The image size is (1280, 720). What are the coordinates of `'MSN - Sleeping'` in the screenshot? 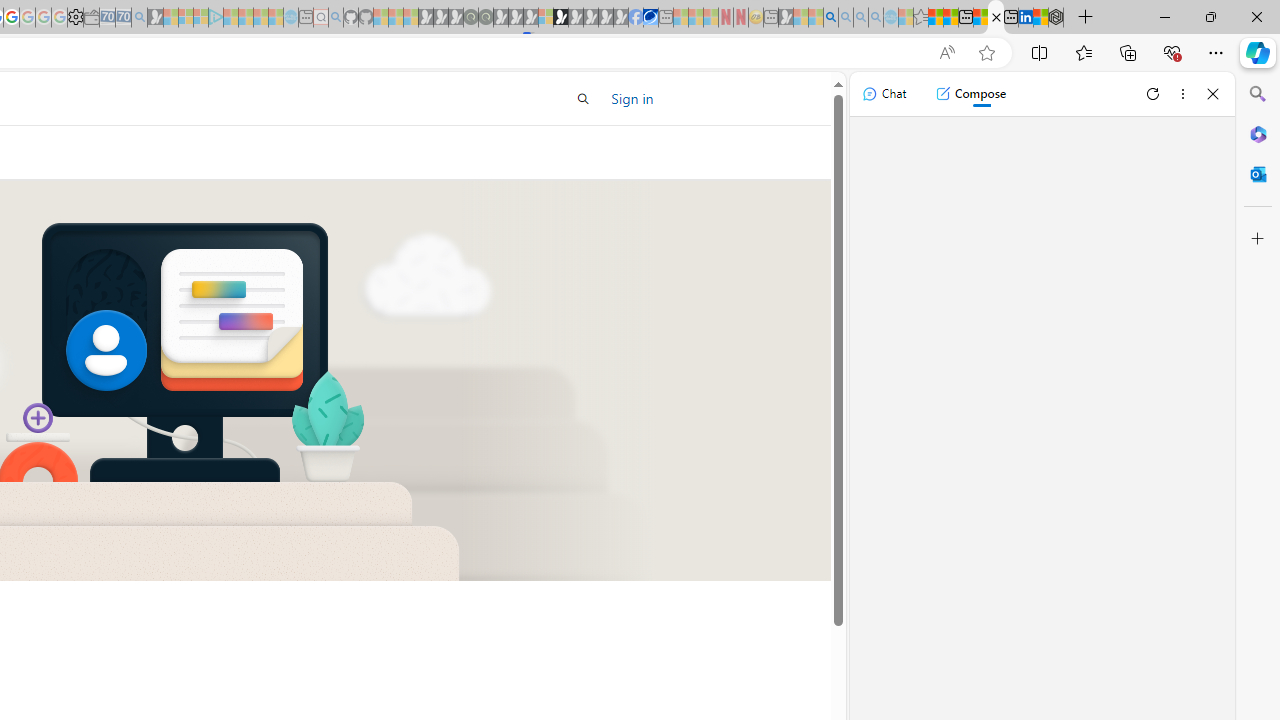 It's located at (785, 17).